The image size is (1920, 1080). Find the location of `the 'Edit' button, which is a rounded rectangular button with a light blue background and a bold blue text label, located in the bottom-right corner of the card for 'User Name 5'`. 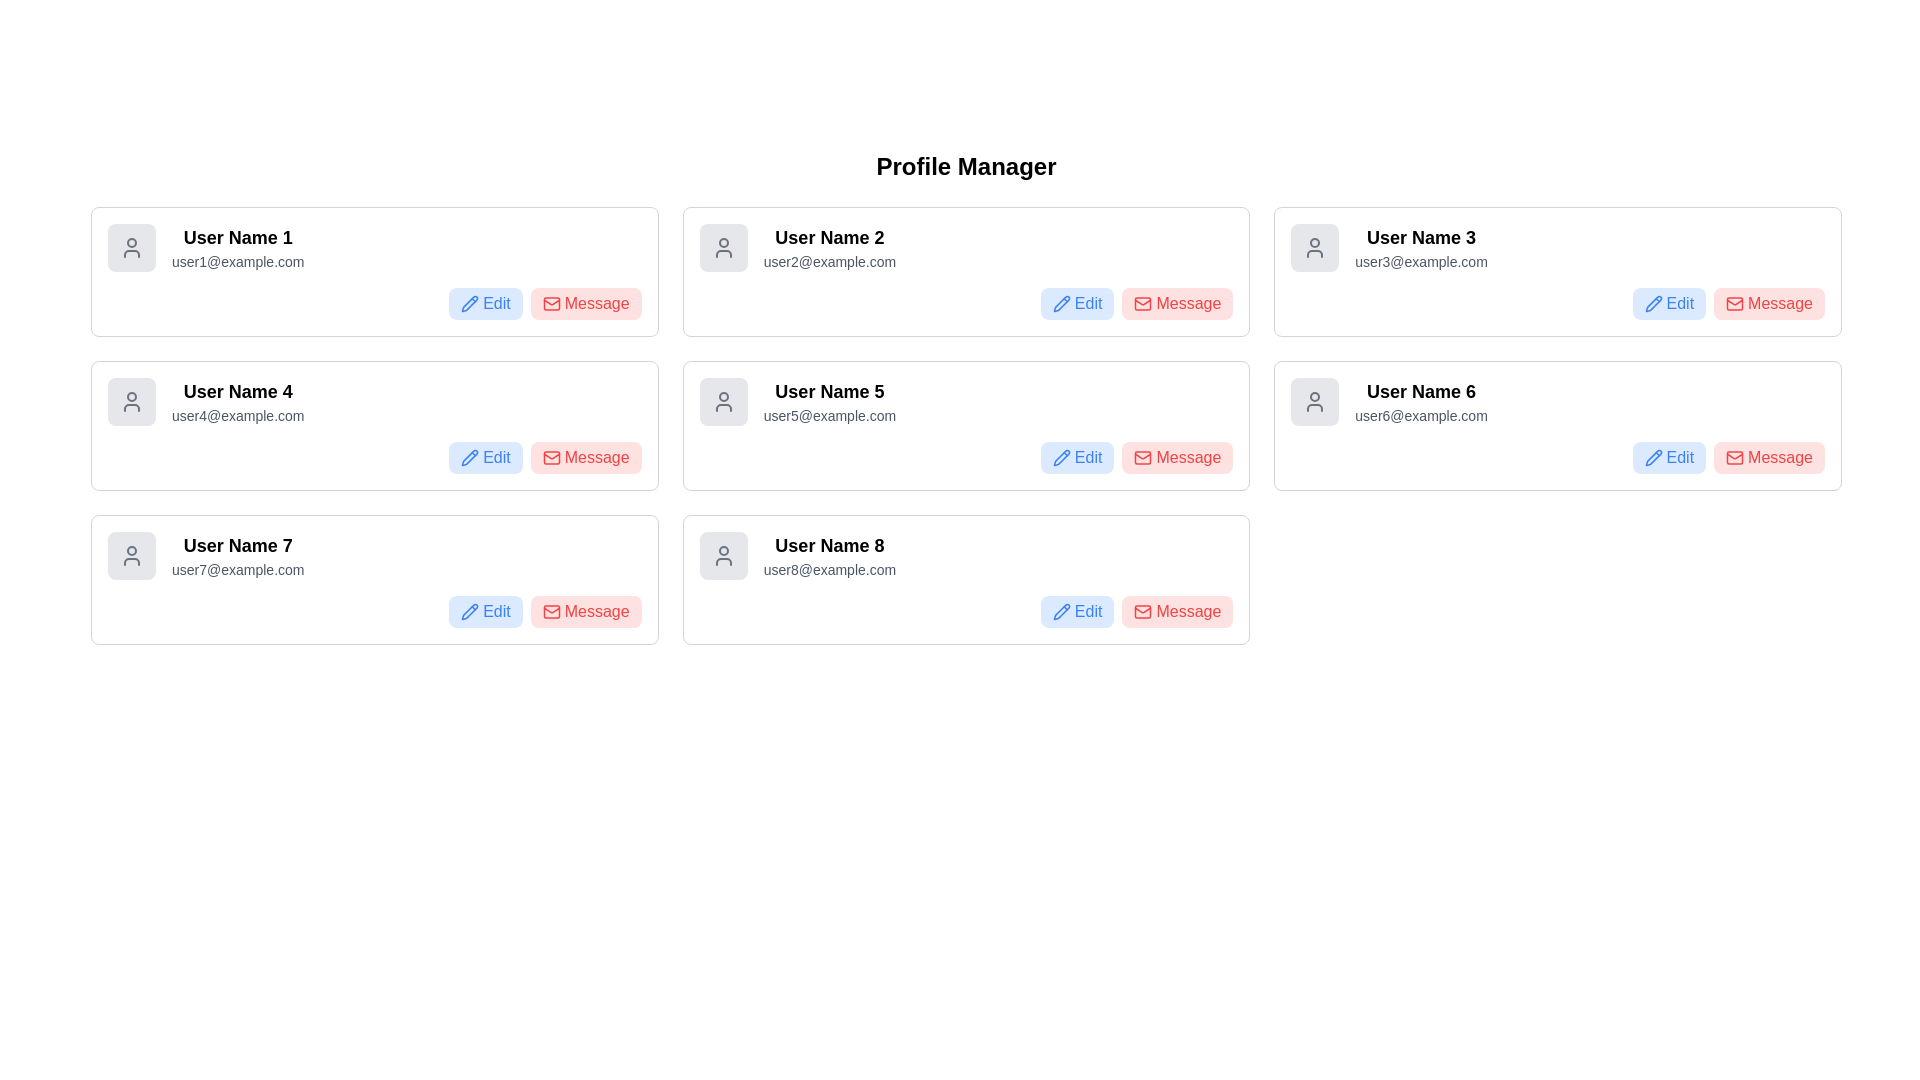

the 'Edit' button, which is a rounded rectangular button with a light blue background and a bold blue text label, located in the bottom-right corner of the card for 'User Name 5' is located at coordinates (1076, 458).